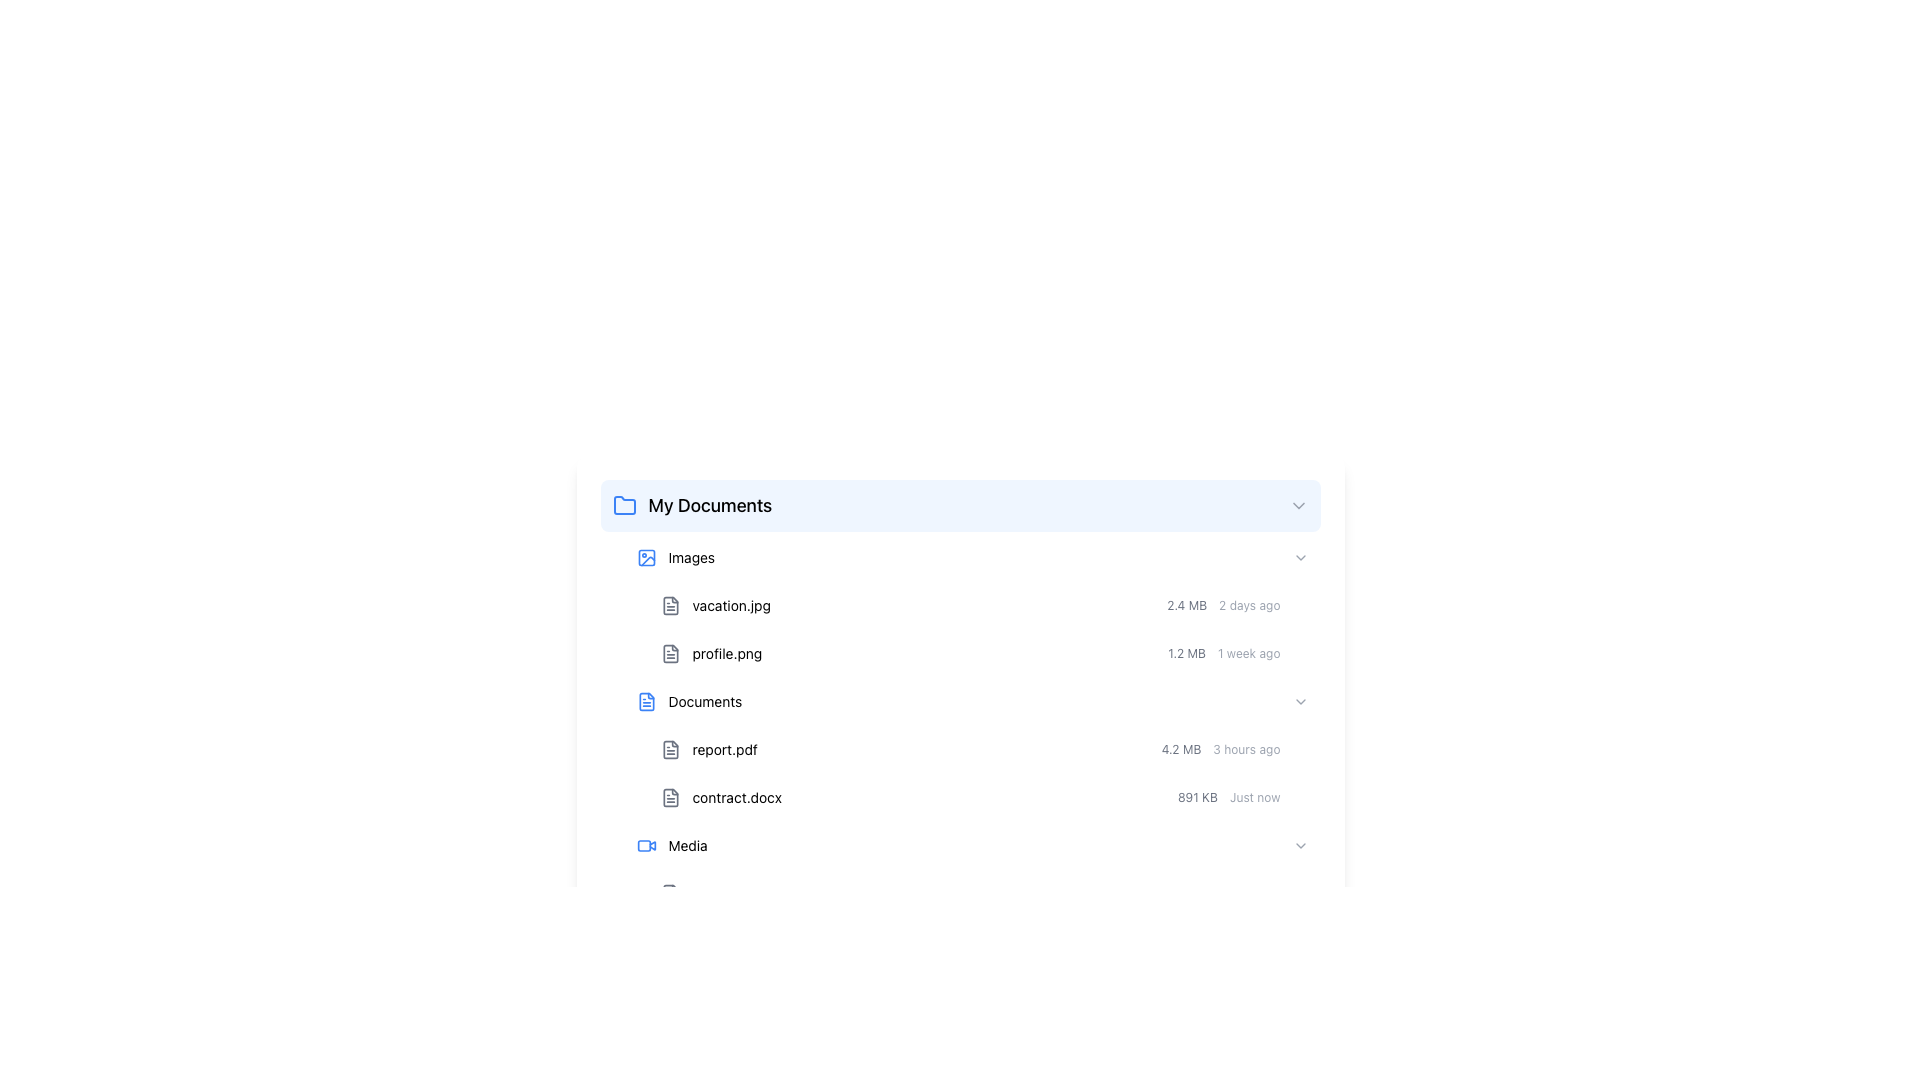 The image size is (1920, 1080). Describe the element at coordinates (1300, 558) in the screenshot. I see `the Chevron icon located at the far right of the 'Images' entry row` at that location.